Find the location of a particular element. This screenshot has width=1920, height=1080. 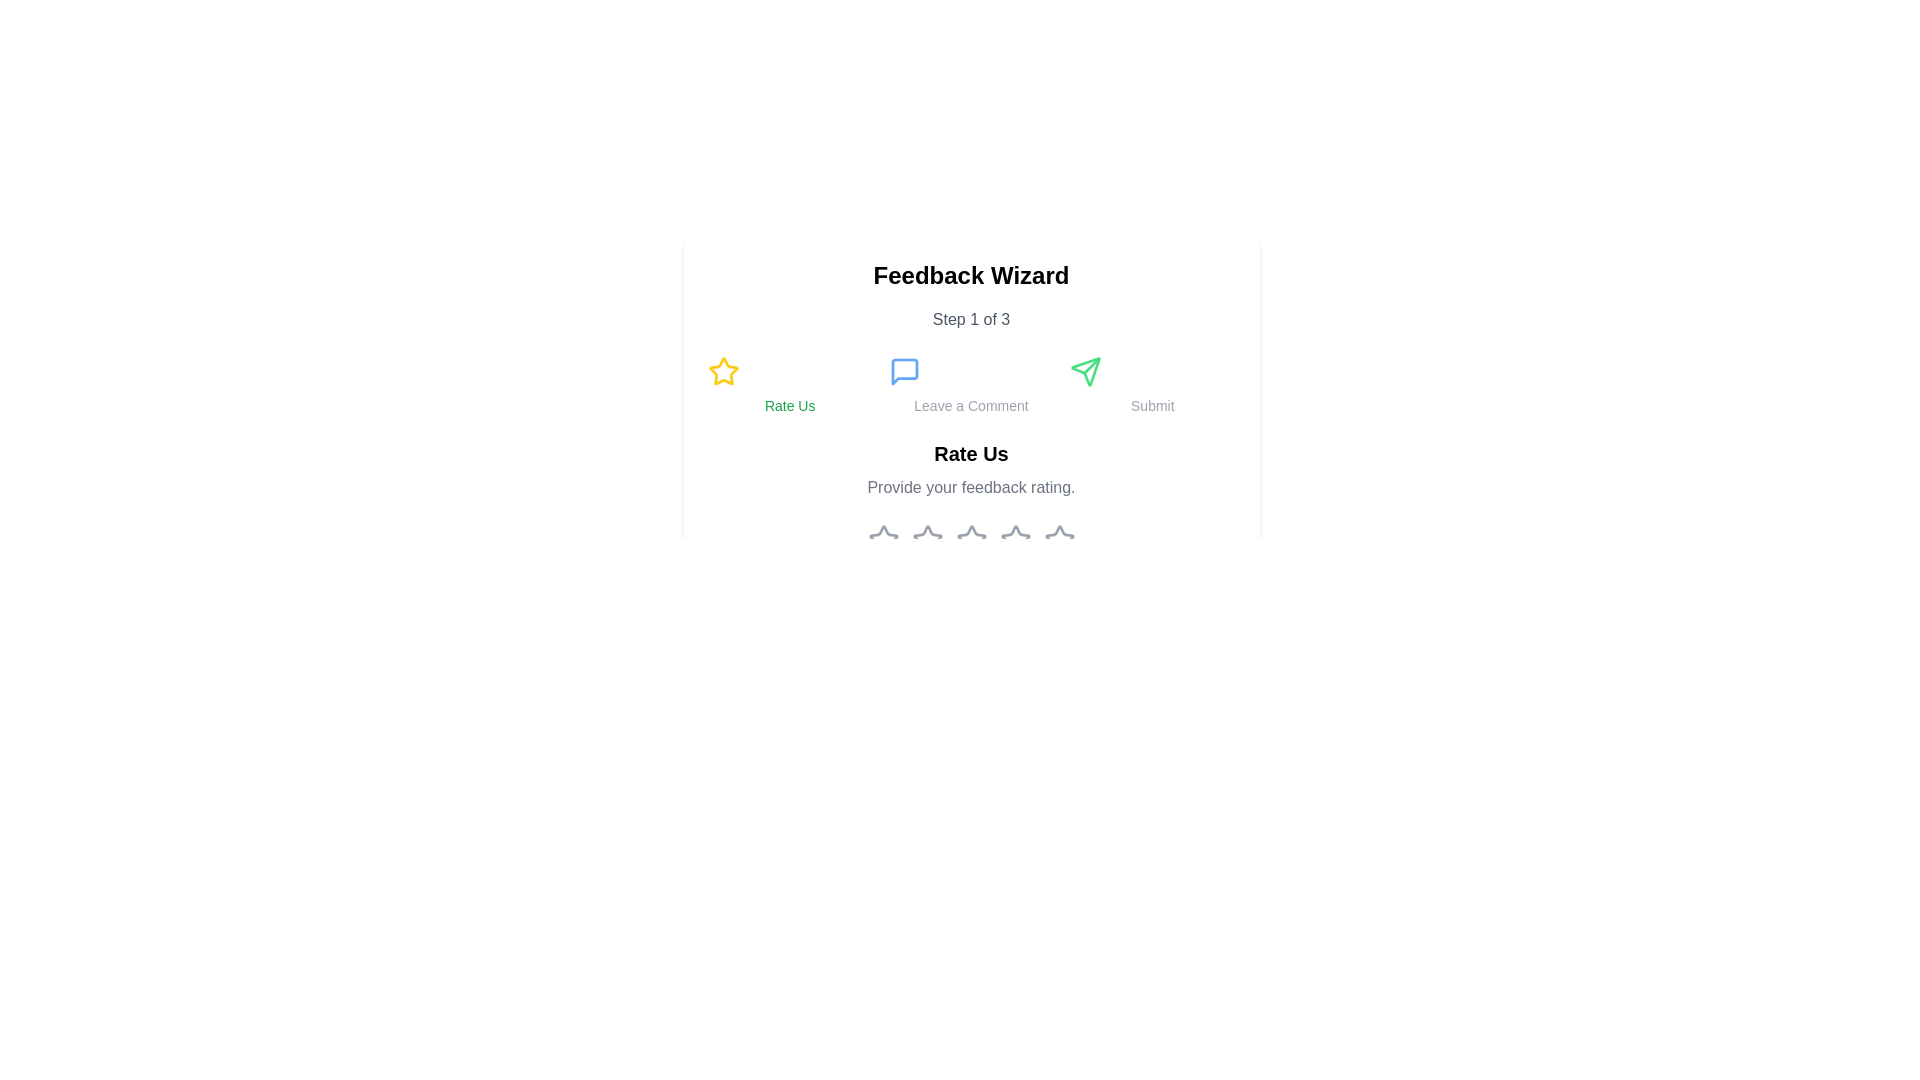

the 5th star icon in the horizontal row beneath the 'Rate Us' heading is located at coordinates (1058, 540).